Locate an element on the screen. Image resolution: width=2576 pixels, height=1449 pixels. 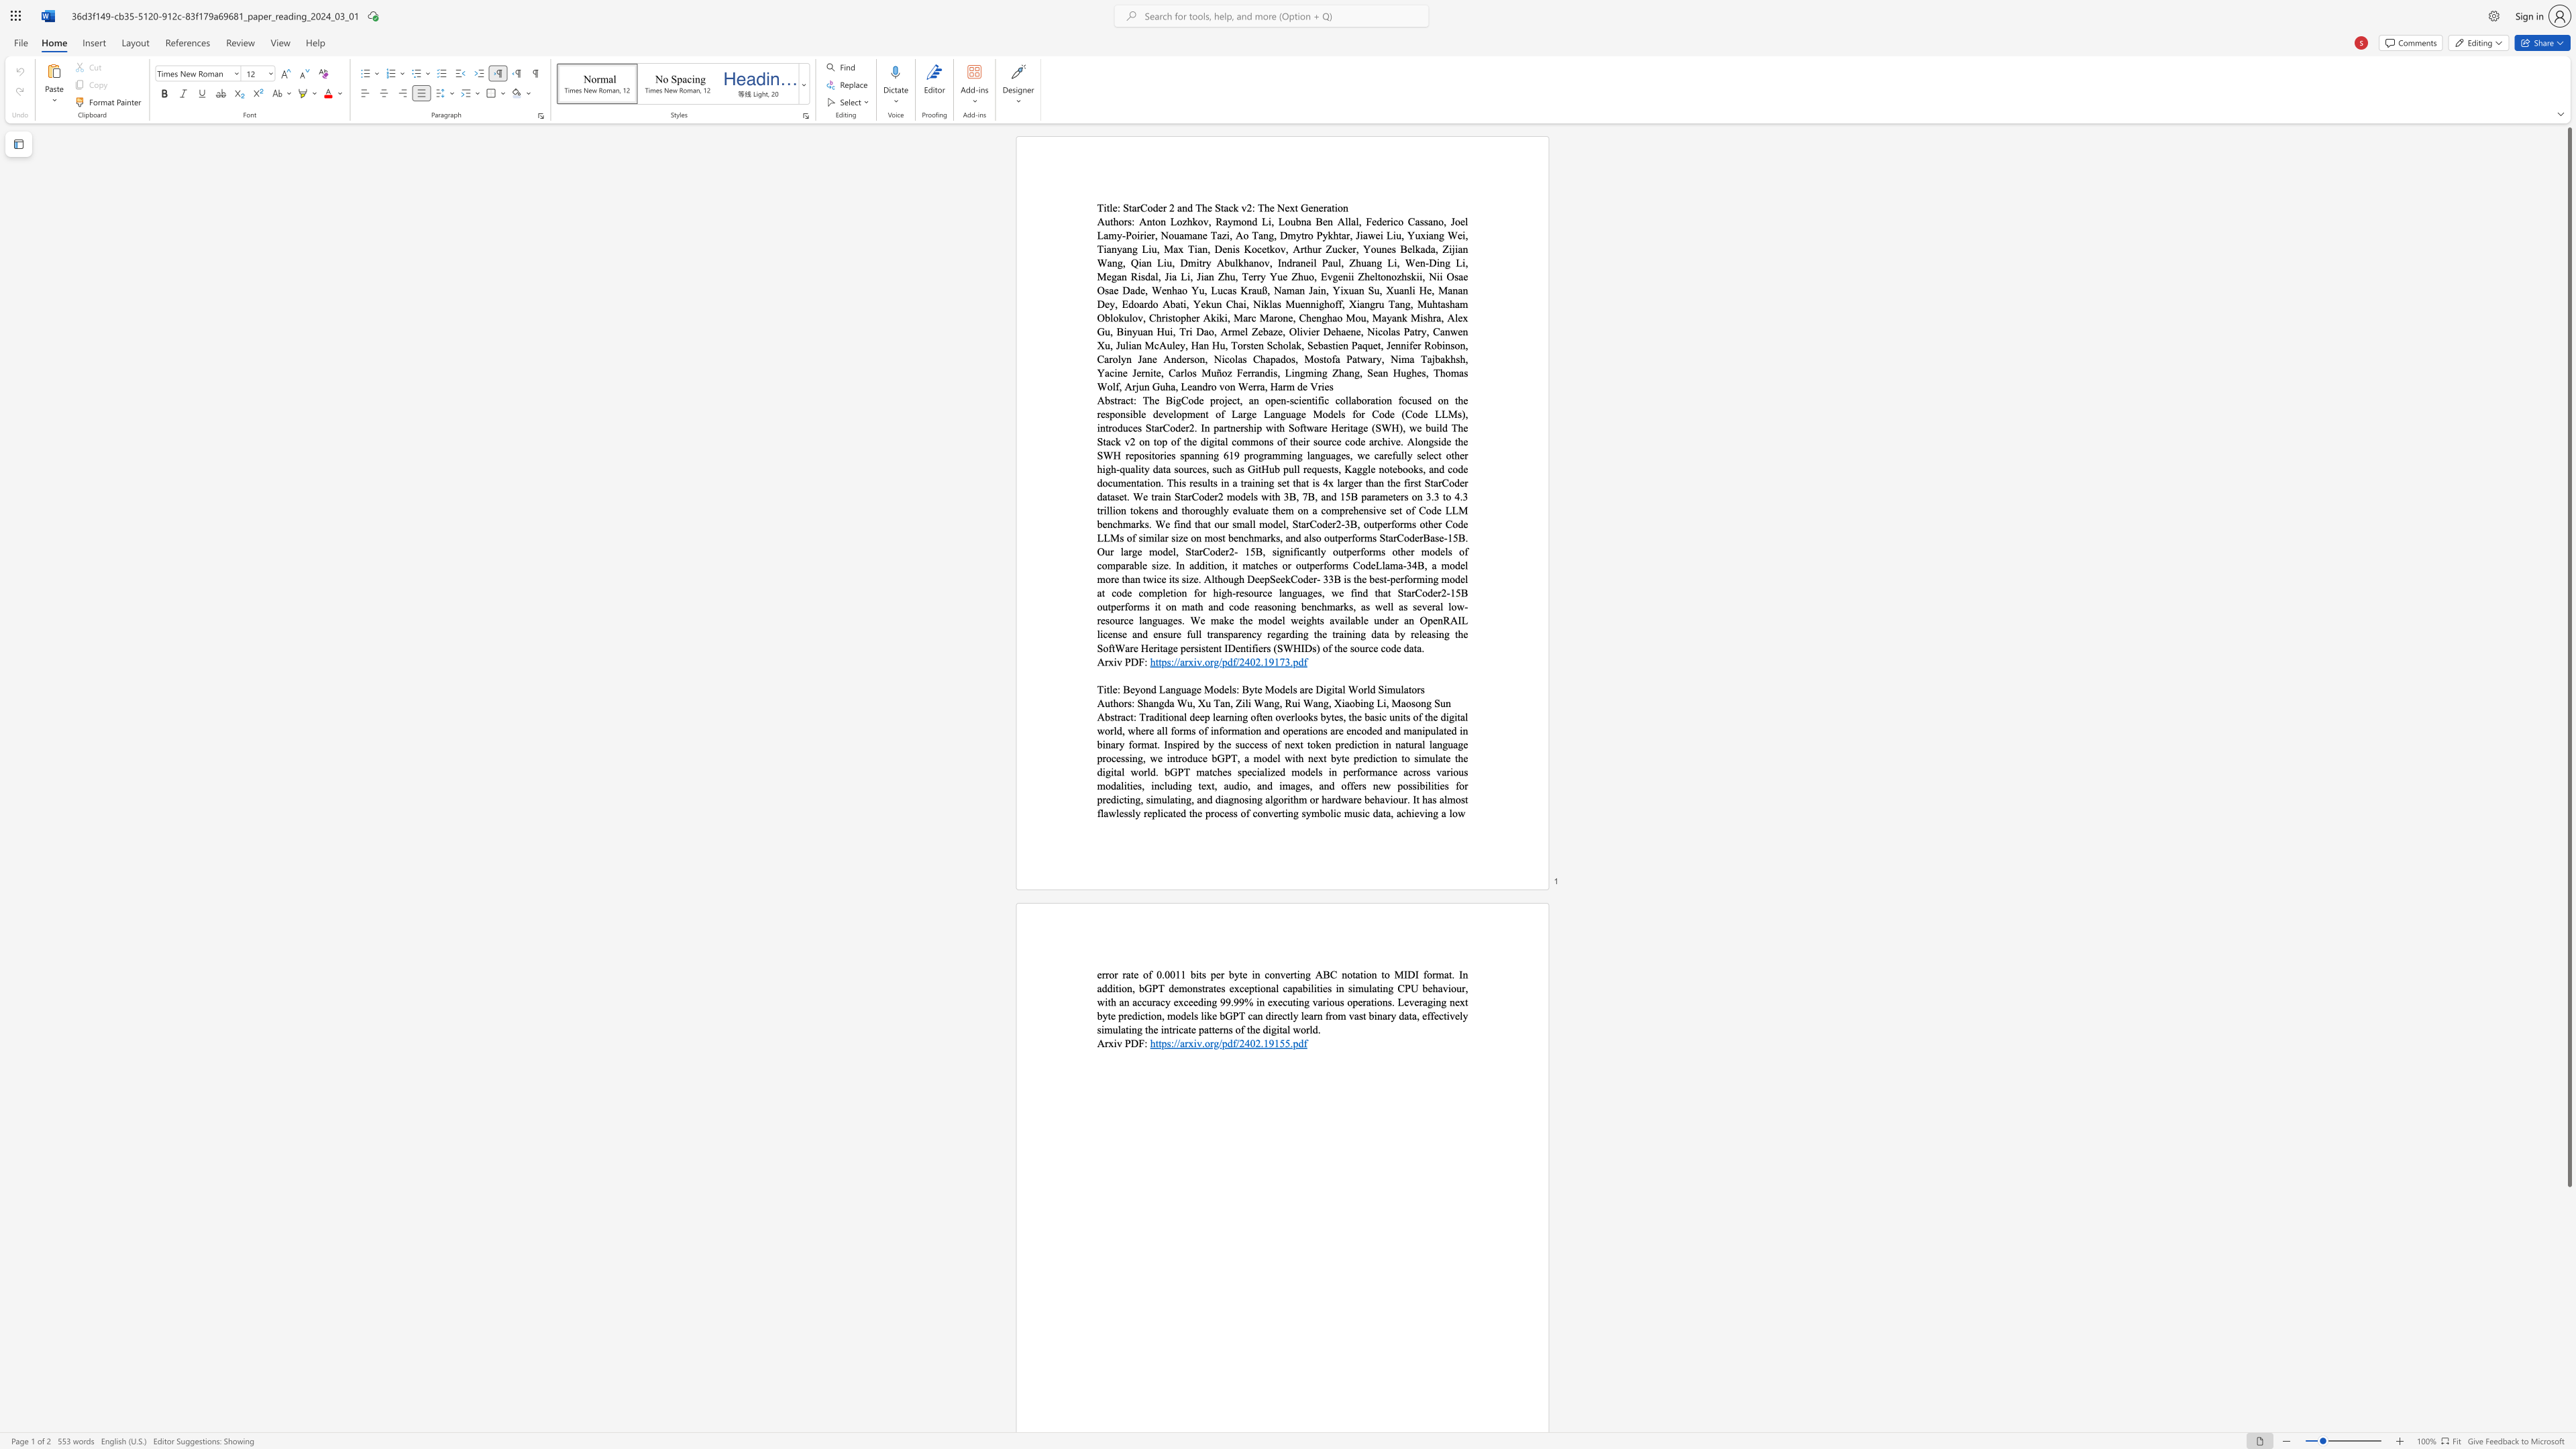
the subset text "o, Evgenii Zheltonozhskii, Nii Osae Osae Dade, Wenhao Yu, Lucas Krauß, Naman Jain, Yixuan Su, Xuanli He, Manan Dey, Edoardo Abati, Yekun Chai, Niklas Muennighoff, Xiangru Tang, Muhtasham Oblokulov, Christopher Akiki, Marc Marone, Chenghao Mou, Mayank Mishra, Alex Gu, Binyuan Hui, Tri Dao, Armel Zebaze, Olivier Deh" within the text "Anton Lozhkov, Raymond Li, Loubna Ben Allal, Federico Cassano, Joel Lamy-Poirier, Nouamane Tazi, Ao Tang, Dmytro Pykhtar, Jiawei Liu, Yuxiang Wei, Tianyang Liu, Max Tian, Denis Kocetkov, Arthur Zucker, Younes Belkada, Zijian Wang, Qian Liu, Dmitry Abulkhanov, Indraneil Paul, Zhuang Li, Wen-Ding Li, Megan Risdal, Jia Li, Jian Zhu, Terry Yue Zhuo, Evgenii Zheltonozhskii, Nii Osae Osae Dade, Wenhao Yu, Lucas Krauß, Naman Jain, Yixuan Su, Xuanli He, Manan Dey, Edoardo Abati, Yekun Chai, Niklas Muennighoff, Xiangru Tang, Muhtasham Oblokulov, Christopher Akiki, Marc Marone, Chenghao Mou, Mayank Mishra, Alex Gu, Binyuan Hui, Tri Dao, Armel Zebaze, Olivier Dehaene, Nicolas Patry, Canwen Xu, Julian McAuley, Han Hu, Torsten Scholak, Sebastien Paquet, Jennifer Robinson, Carolyn Jane Anderson, Nicolas Chapados, Mostofa Patwary, Nima Tajbakhsh, Yacine Jernite, Carlos Muñoz Ferrandis, Lingming Zhang, Sean Hughes, Thomas Wolf, Arjun Guha, Leandro von Werra, Harm de Vries" is located at coordinates (1308, 275).